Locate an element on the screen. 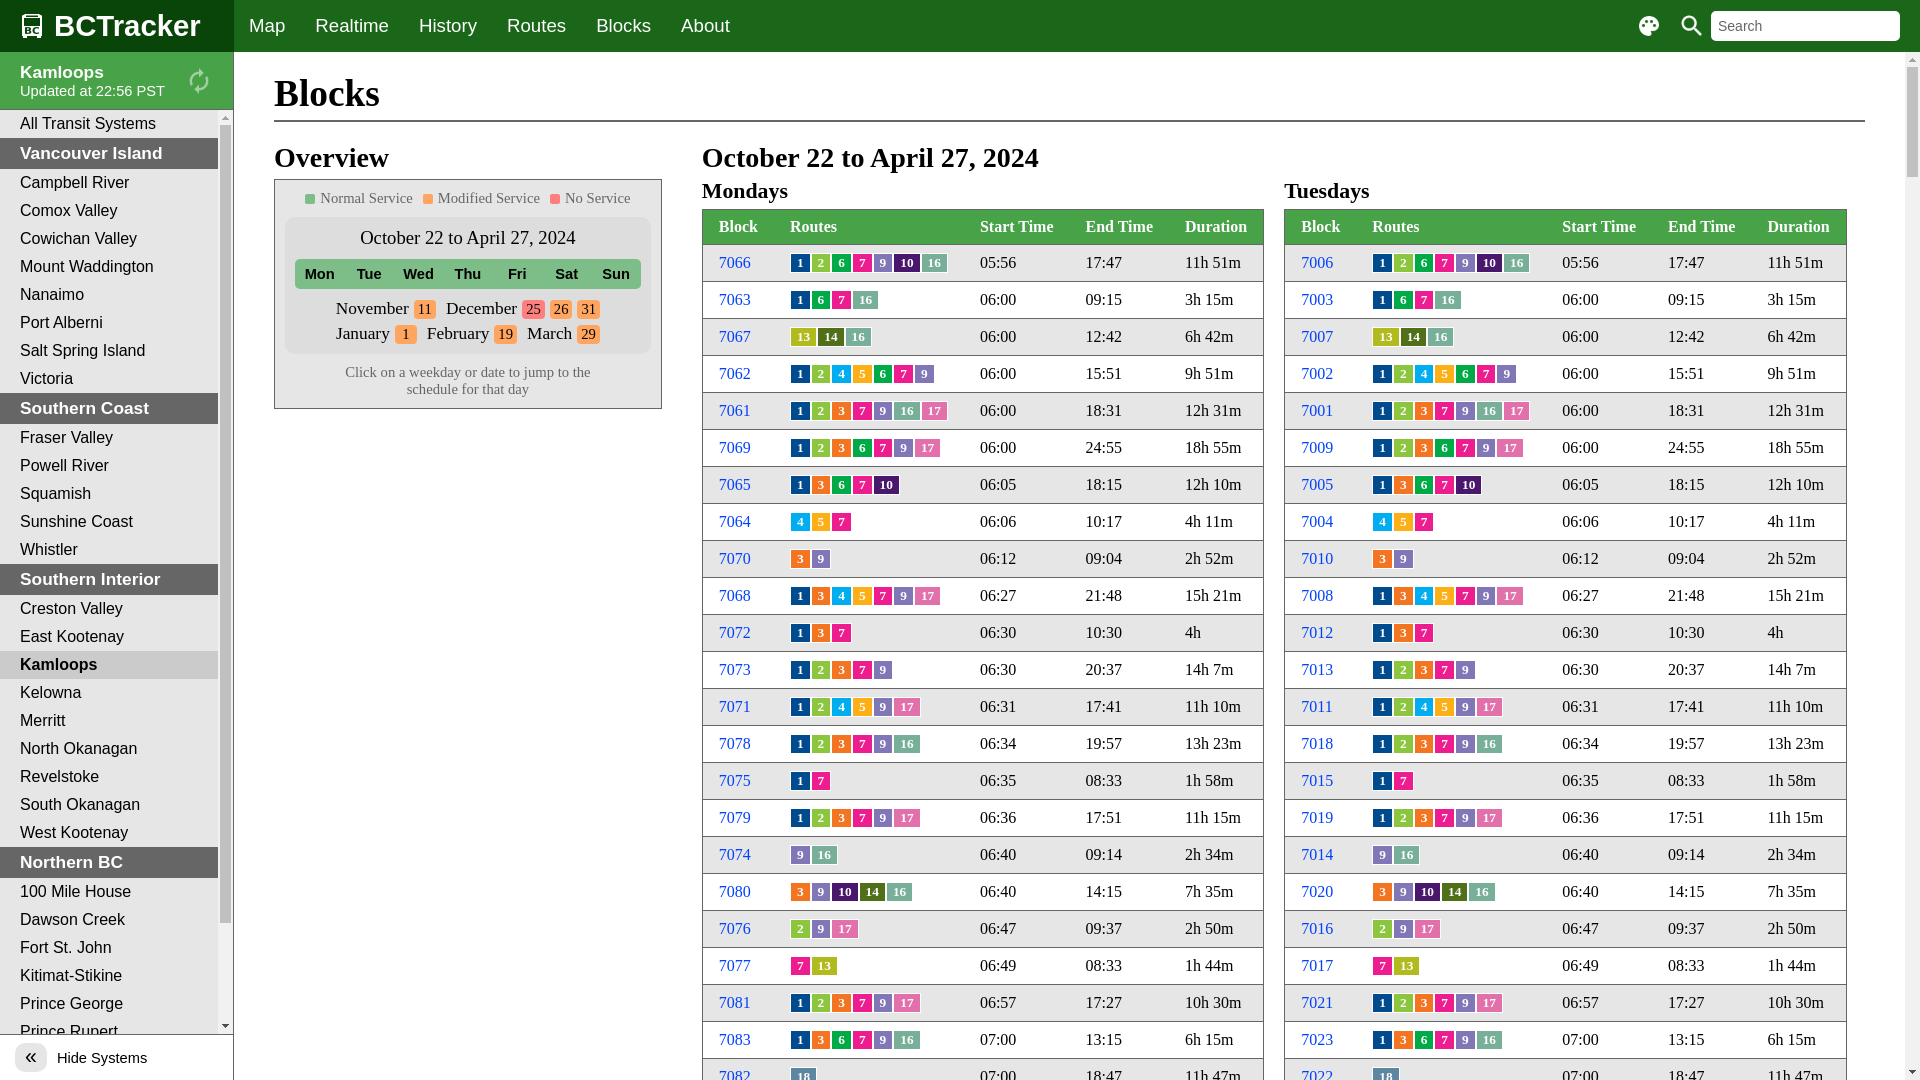 This screenshot has height=1080, width=1920. '9' is located at coordinates (902, 446).